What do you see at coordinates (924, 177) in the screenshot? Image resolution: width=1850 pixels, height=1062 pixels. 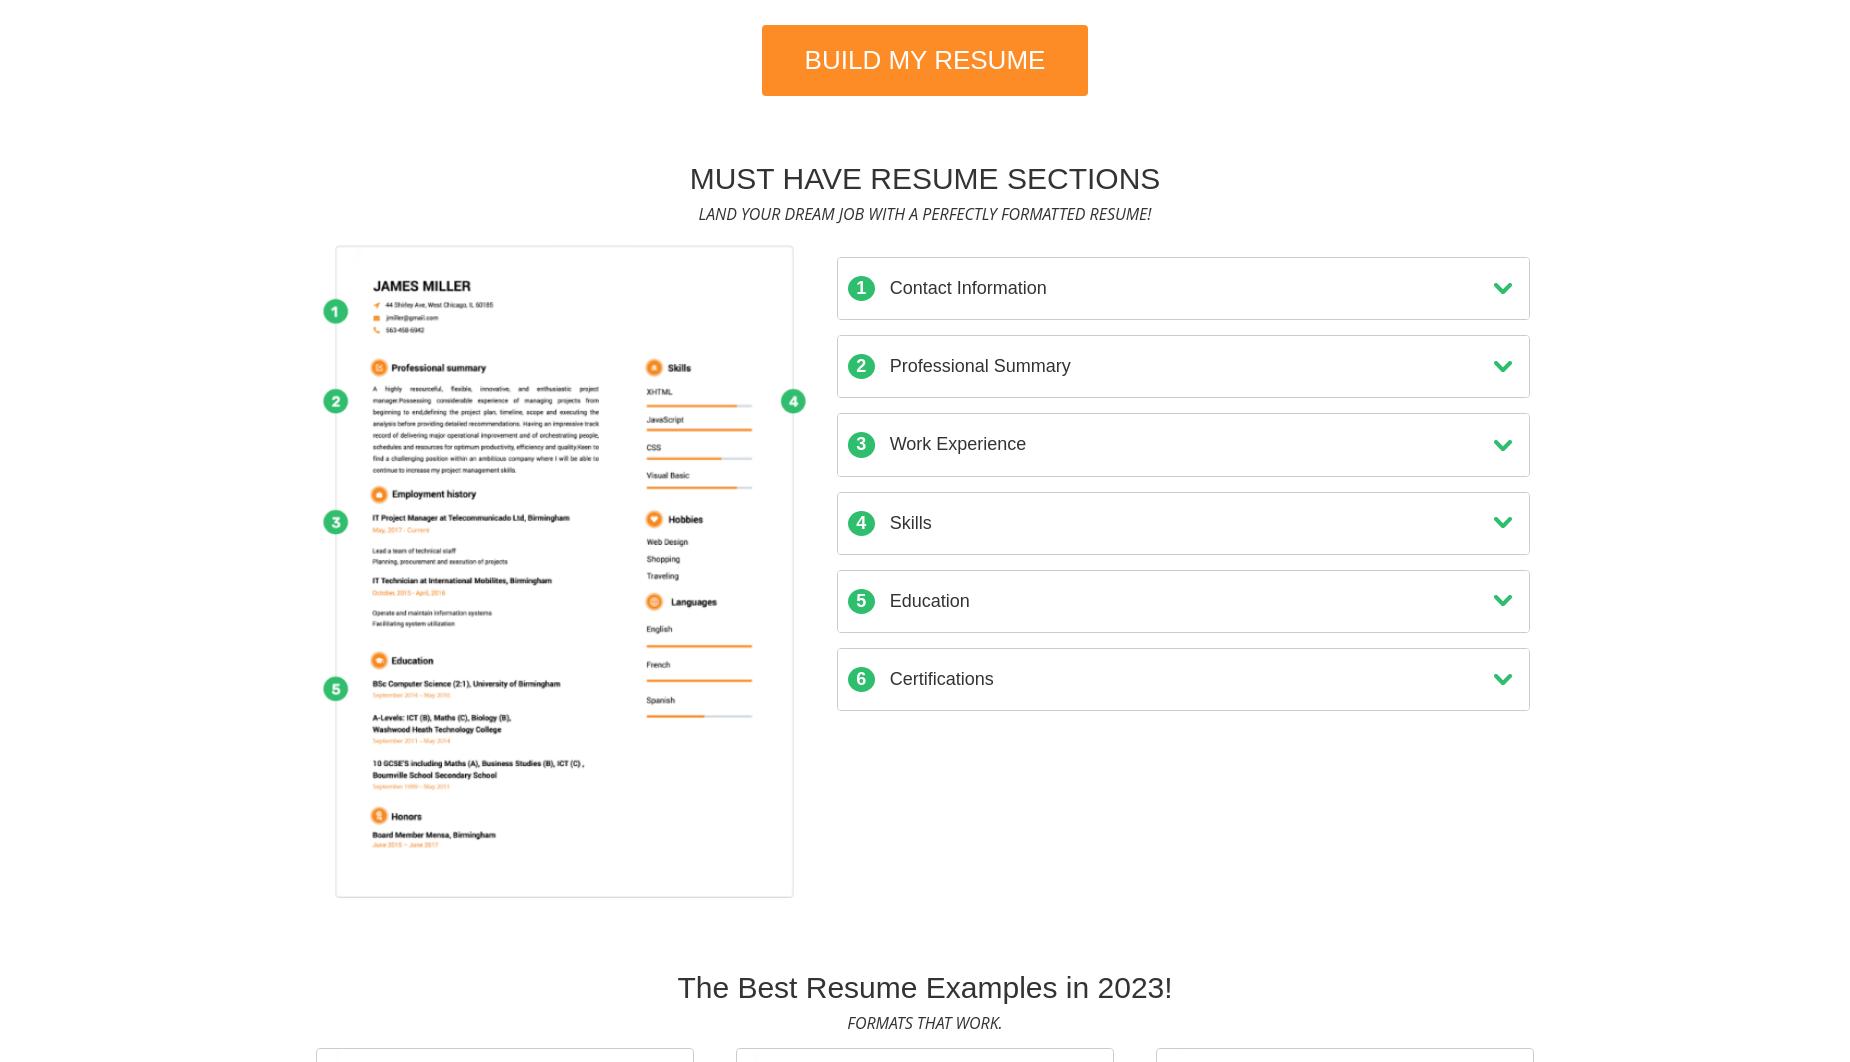 I see `'Must Have Resume Sections'` at bounding box center [924, 177].